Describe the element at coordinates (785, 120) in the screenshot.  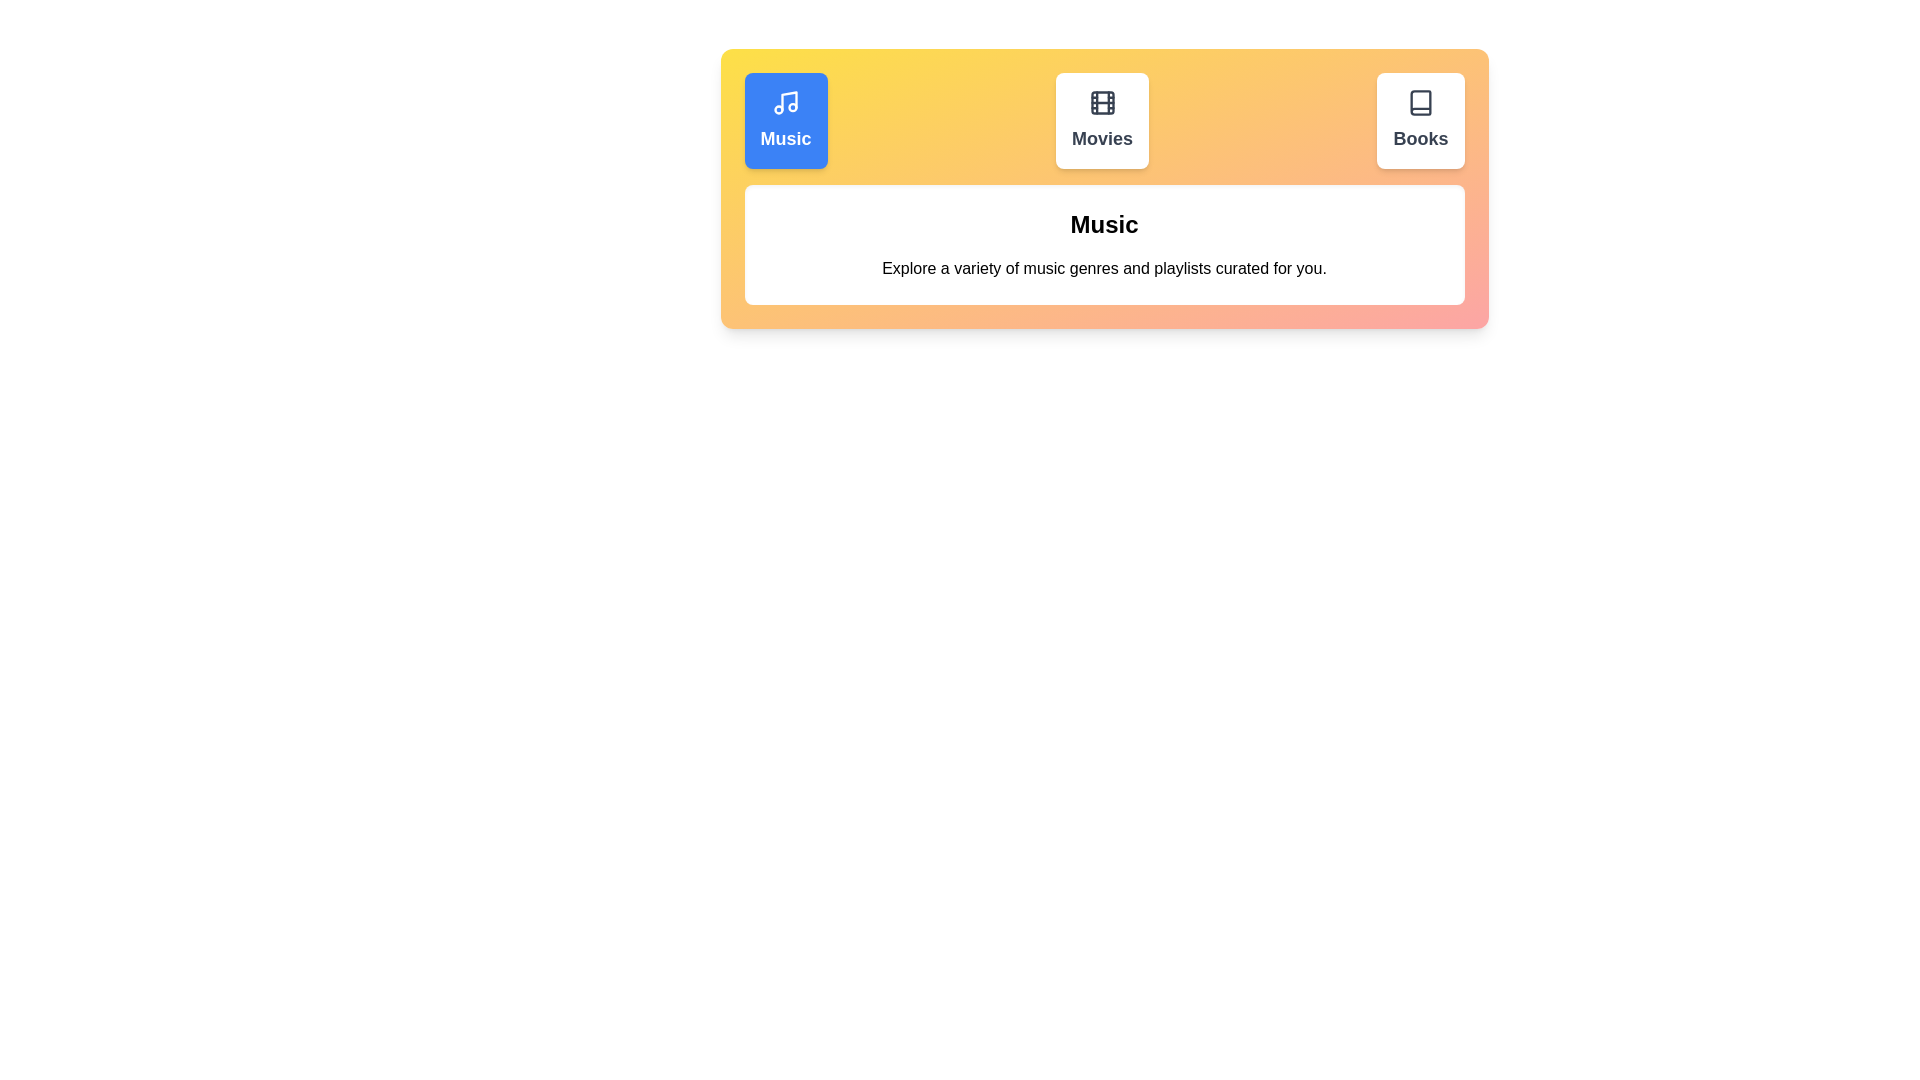
I see `the Music tab by clicking on its button` at that location.